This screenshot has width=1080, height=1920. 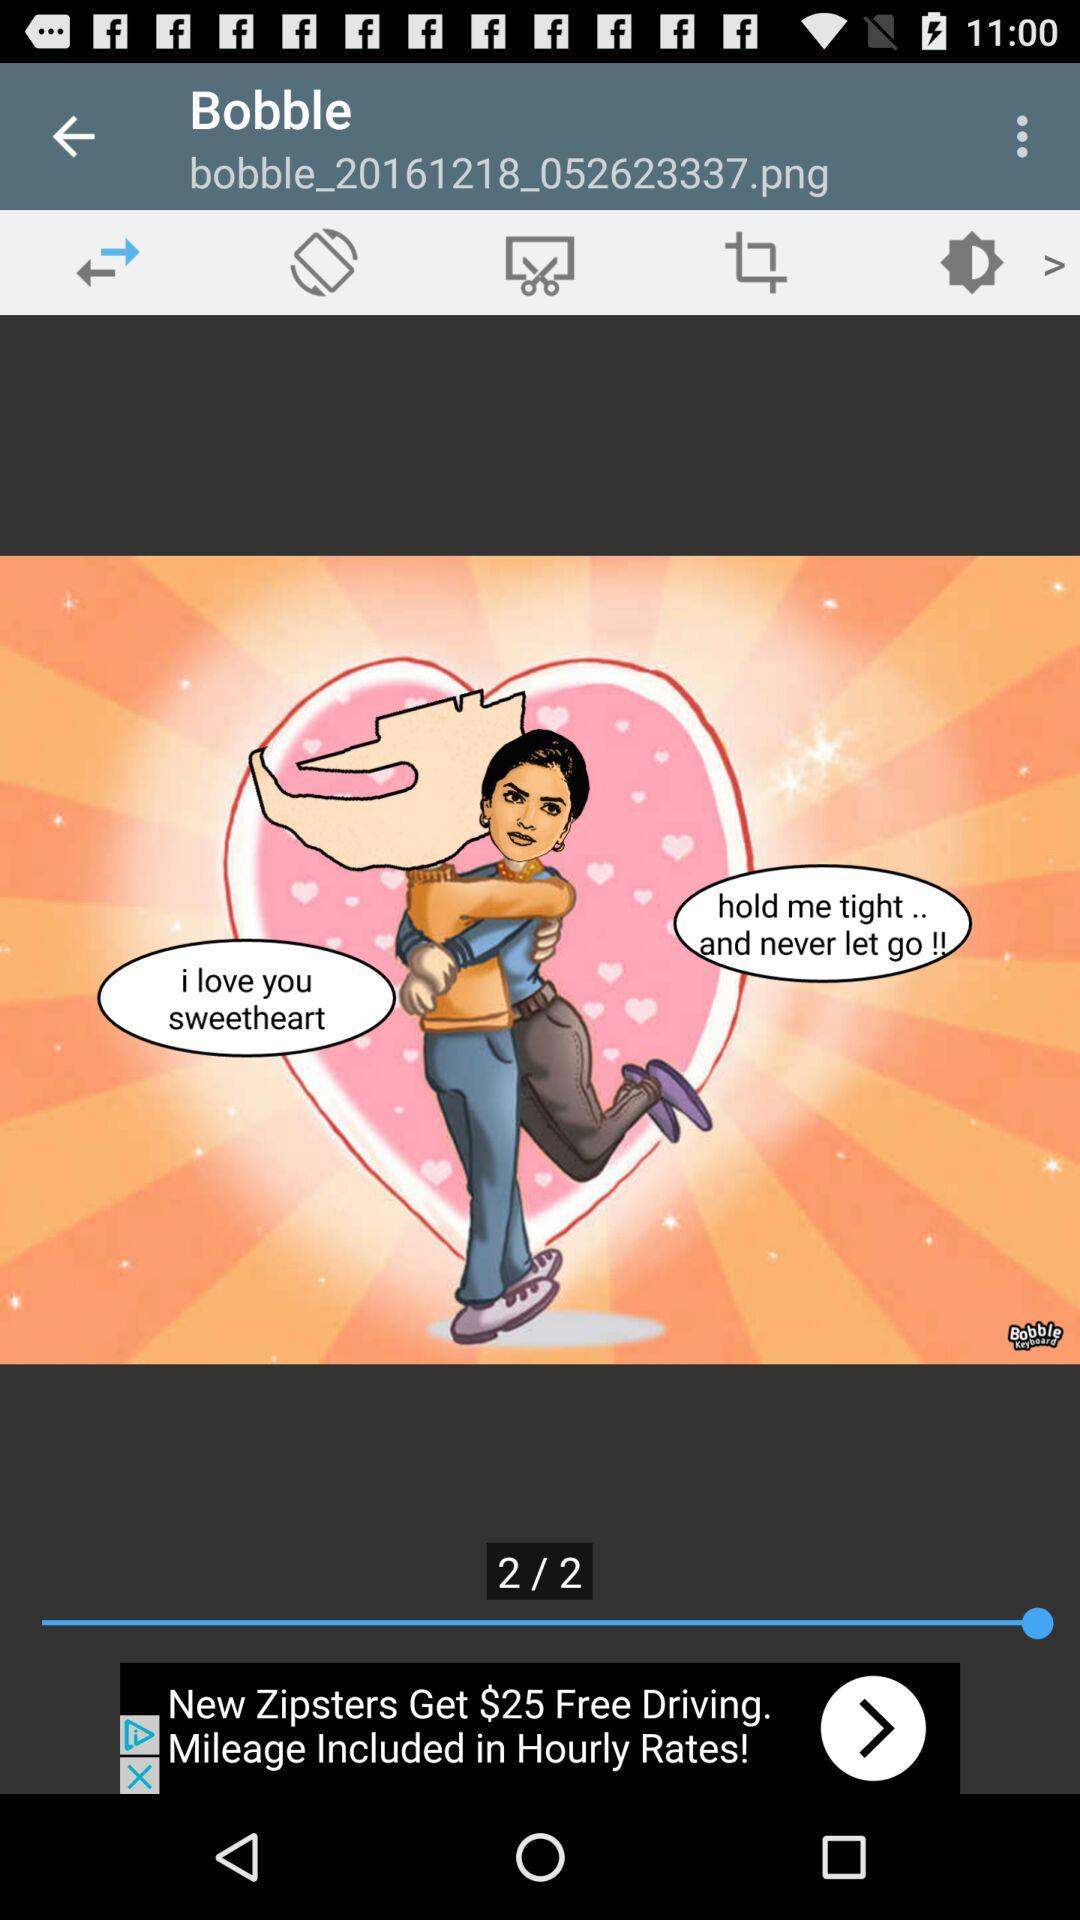 I want to click on open advertisement, so click(x=540, y=1727).